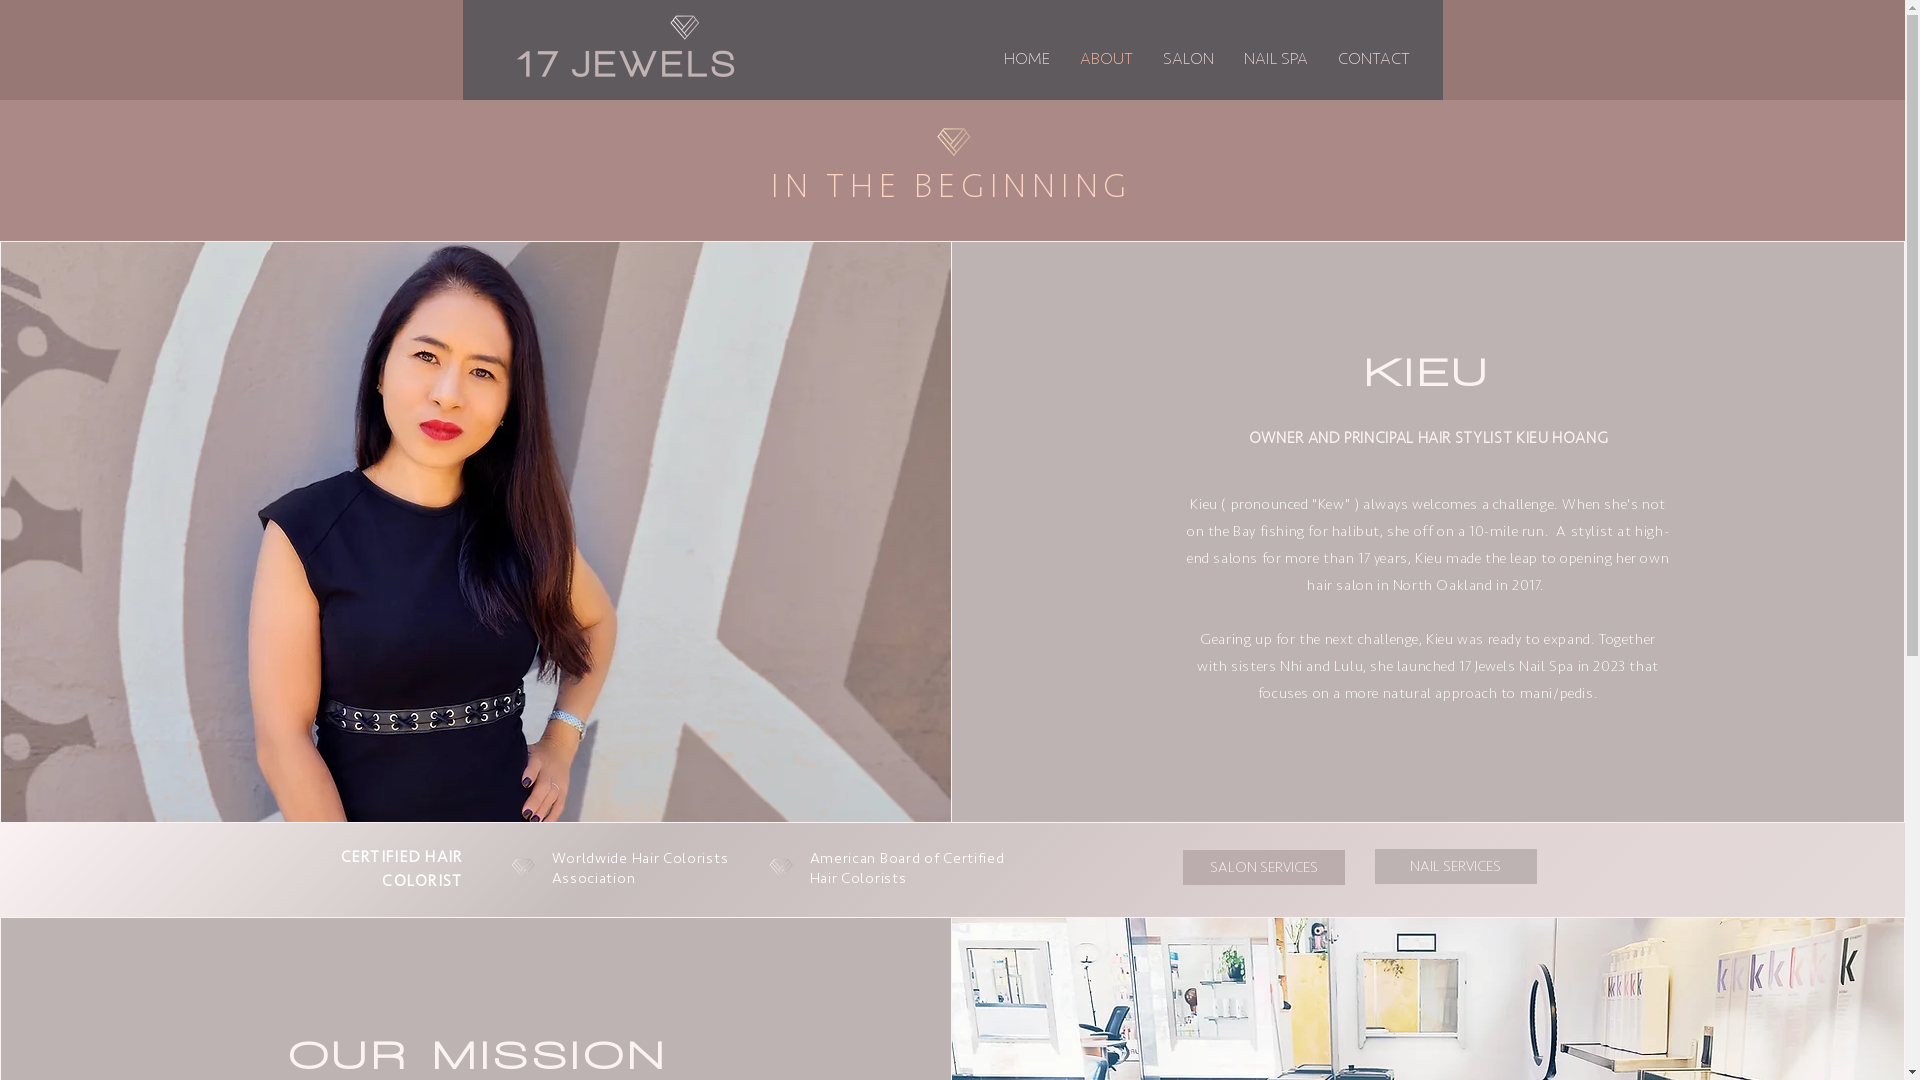 The height and width of the screenshot is (1080, 1920). Describe the element at coordinates (1261, 866) in the screenshot. I see `'SALON SERVICES'` at that location.